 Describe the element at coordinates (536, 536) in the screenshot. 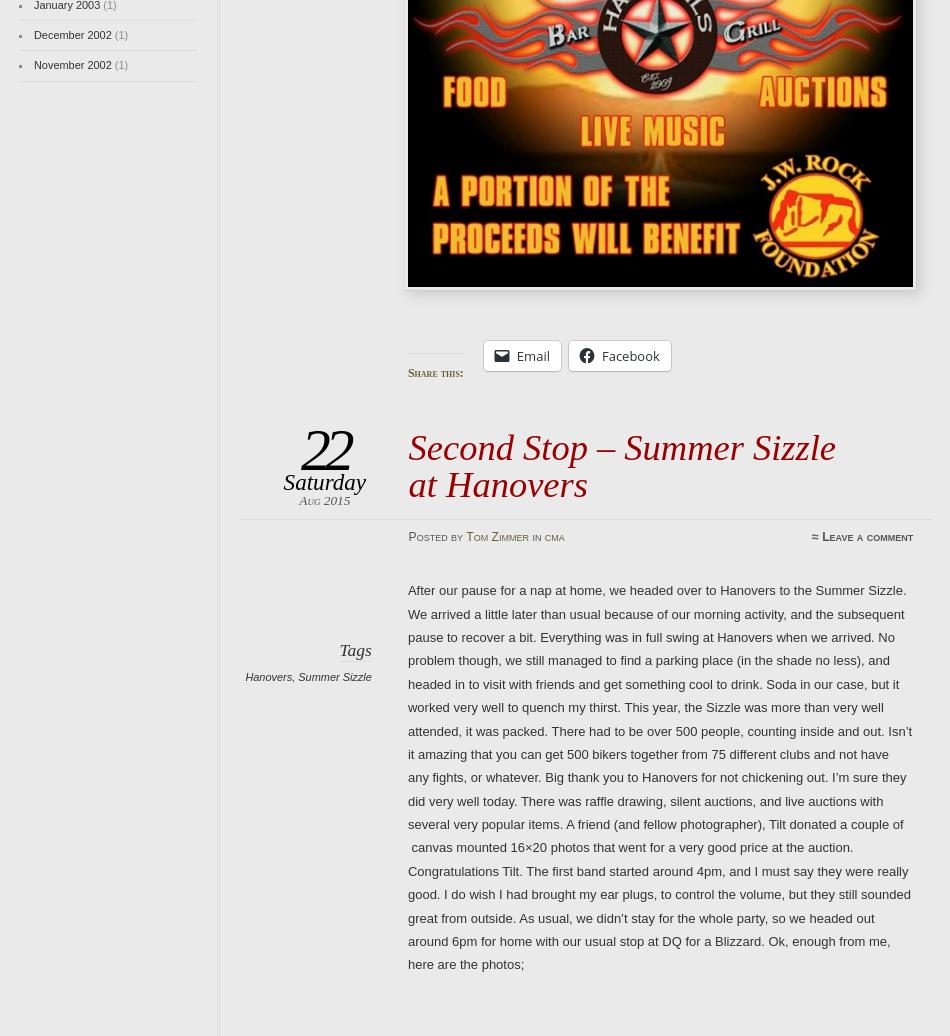

I see `'in'` at that location.